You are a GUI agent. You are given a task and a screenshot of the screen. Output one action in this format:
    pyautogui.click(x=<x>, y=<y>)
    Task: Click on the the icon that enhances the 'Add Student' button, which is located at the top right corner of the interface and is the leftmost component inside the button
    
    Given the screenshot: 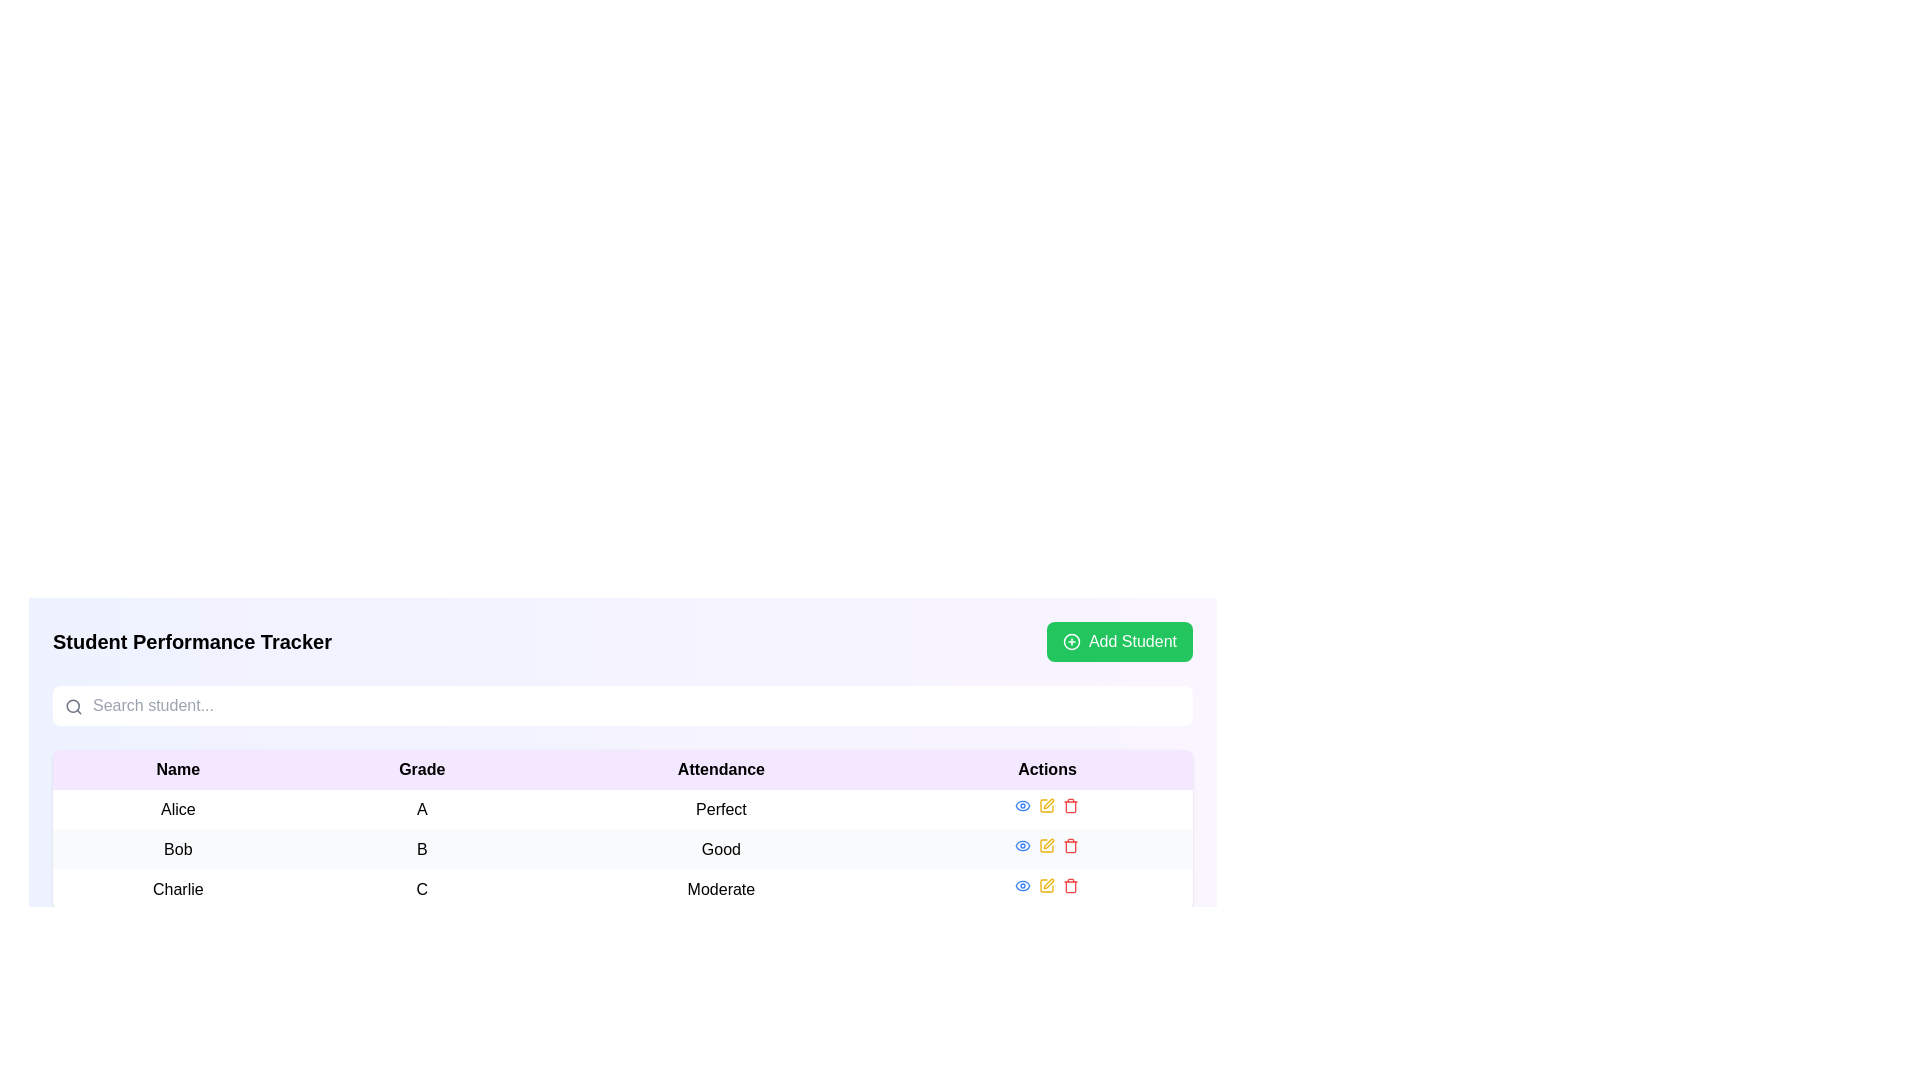 What is the action you would take?
    pyautogui.click(x=1070, y=641)
    